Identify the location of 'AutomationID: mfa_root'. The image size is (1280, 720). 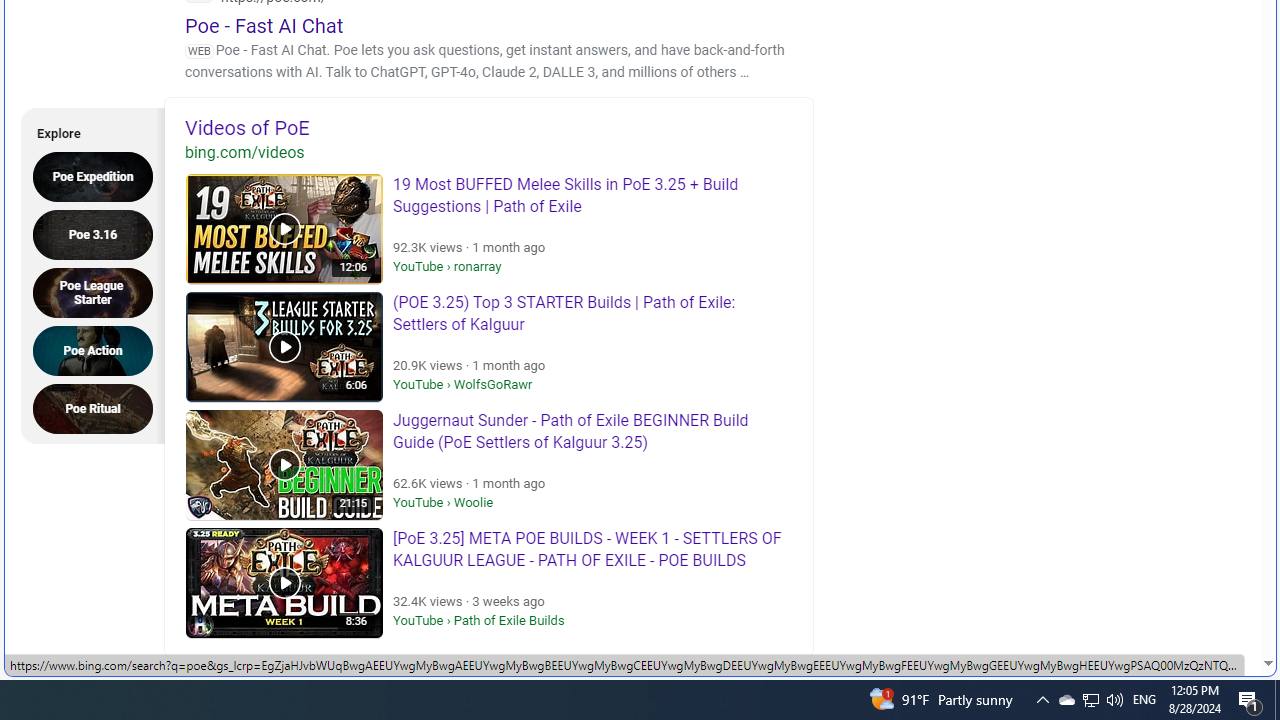
(1192, 602).